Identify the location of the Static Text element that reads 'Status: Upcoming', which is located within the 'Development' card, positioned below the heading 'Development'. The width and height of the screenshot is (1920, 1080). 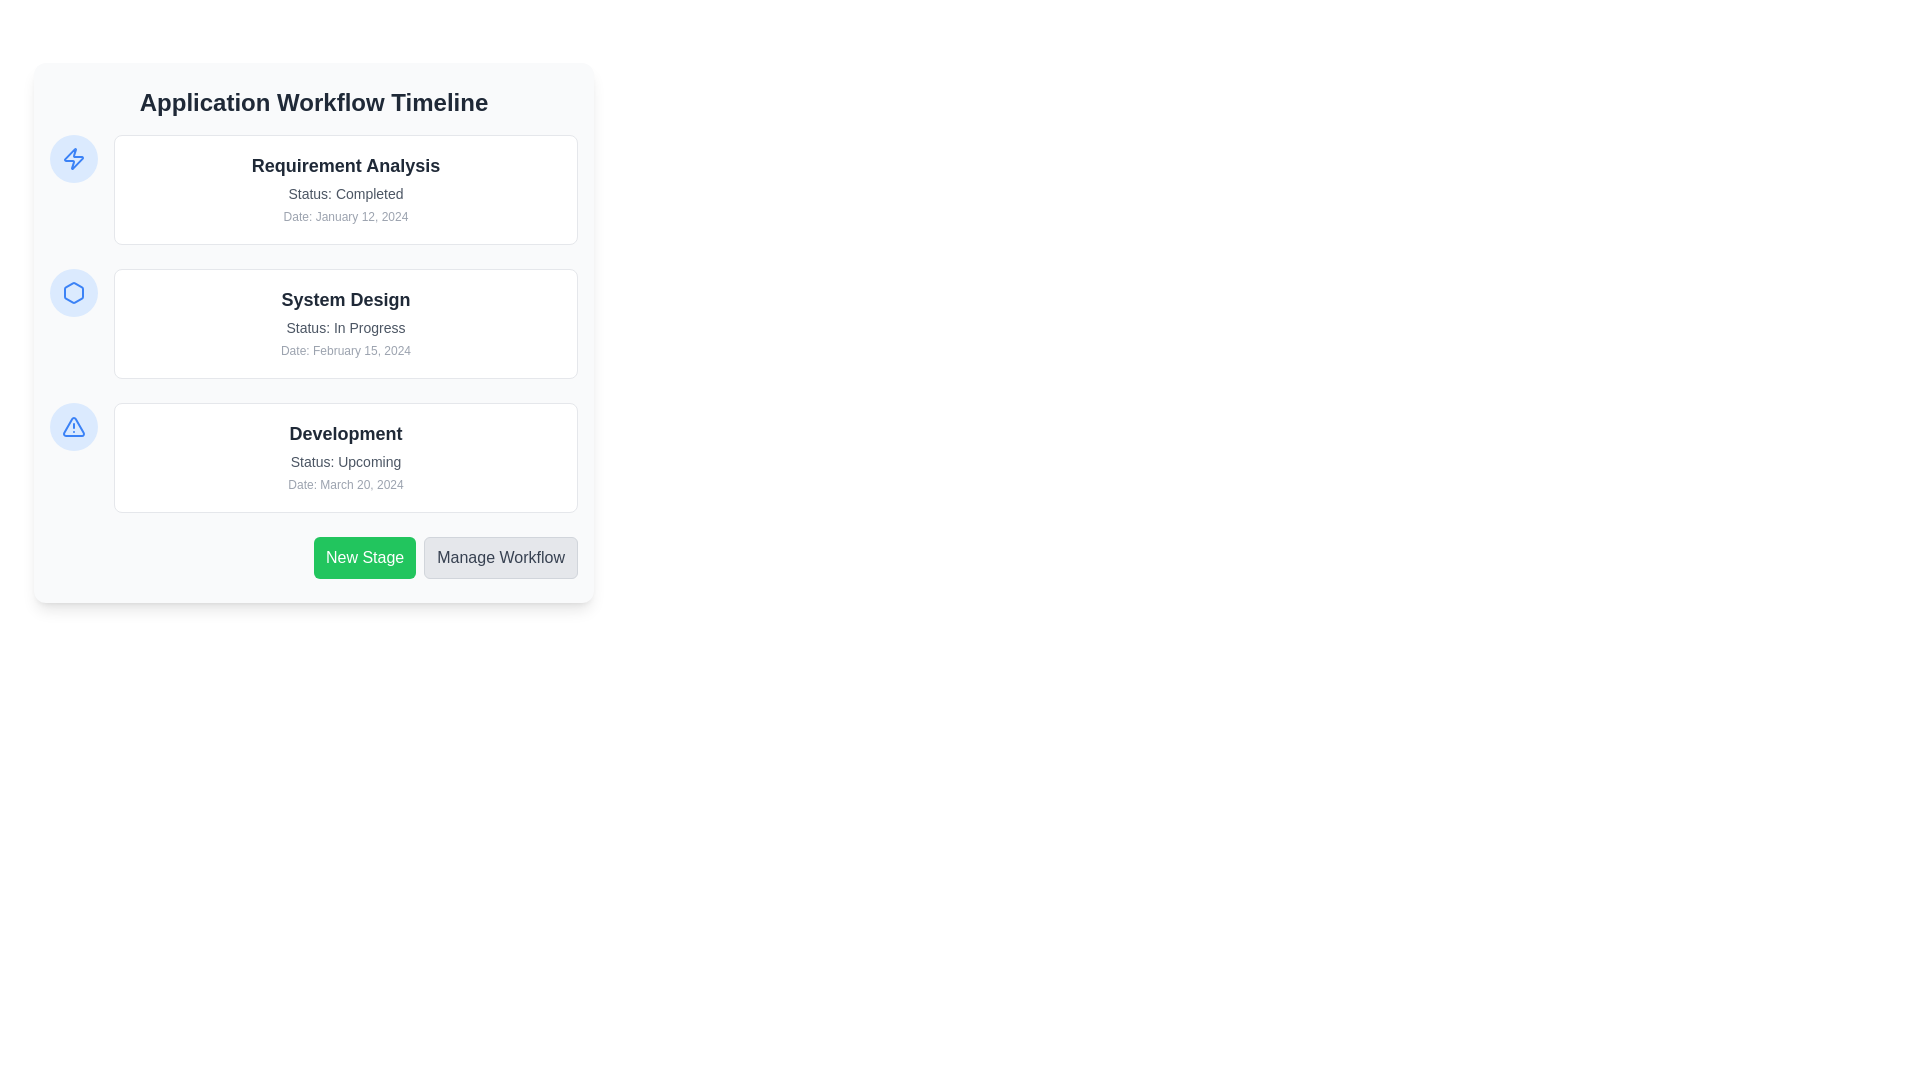
(345, 462).